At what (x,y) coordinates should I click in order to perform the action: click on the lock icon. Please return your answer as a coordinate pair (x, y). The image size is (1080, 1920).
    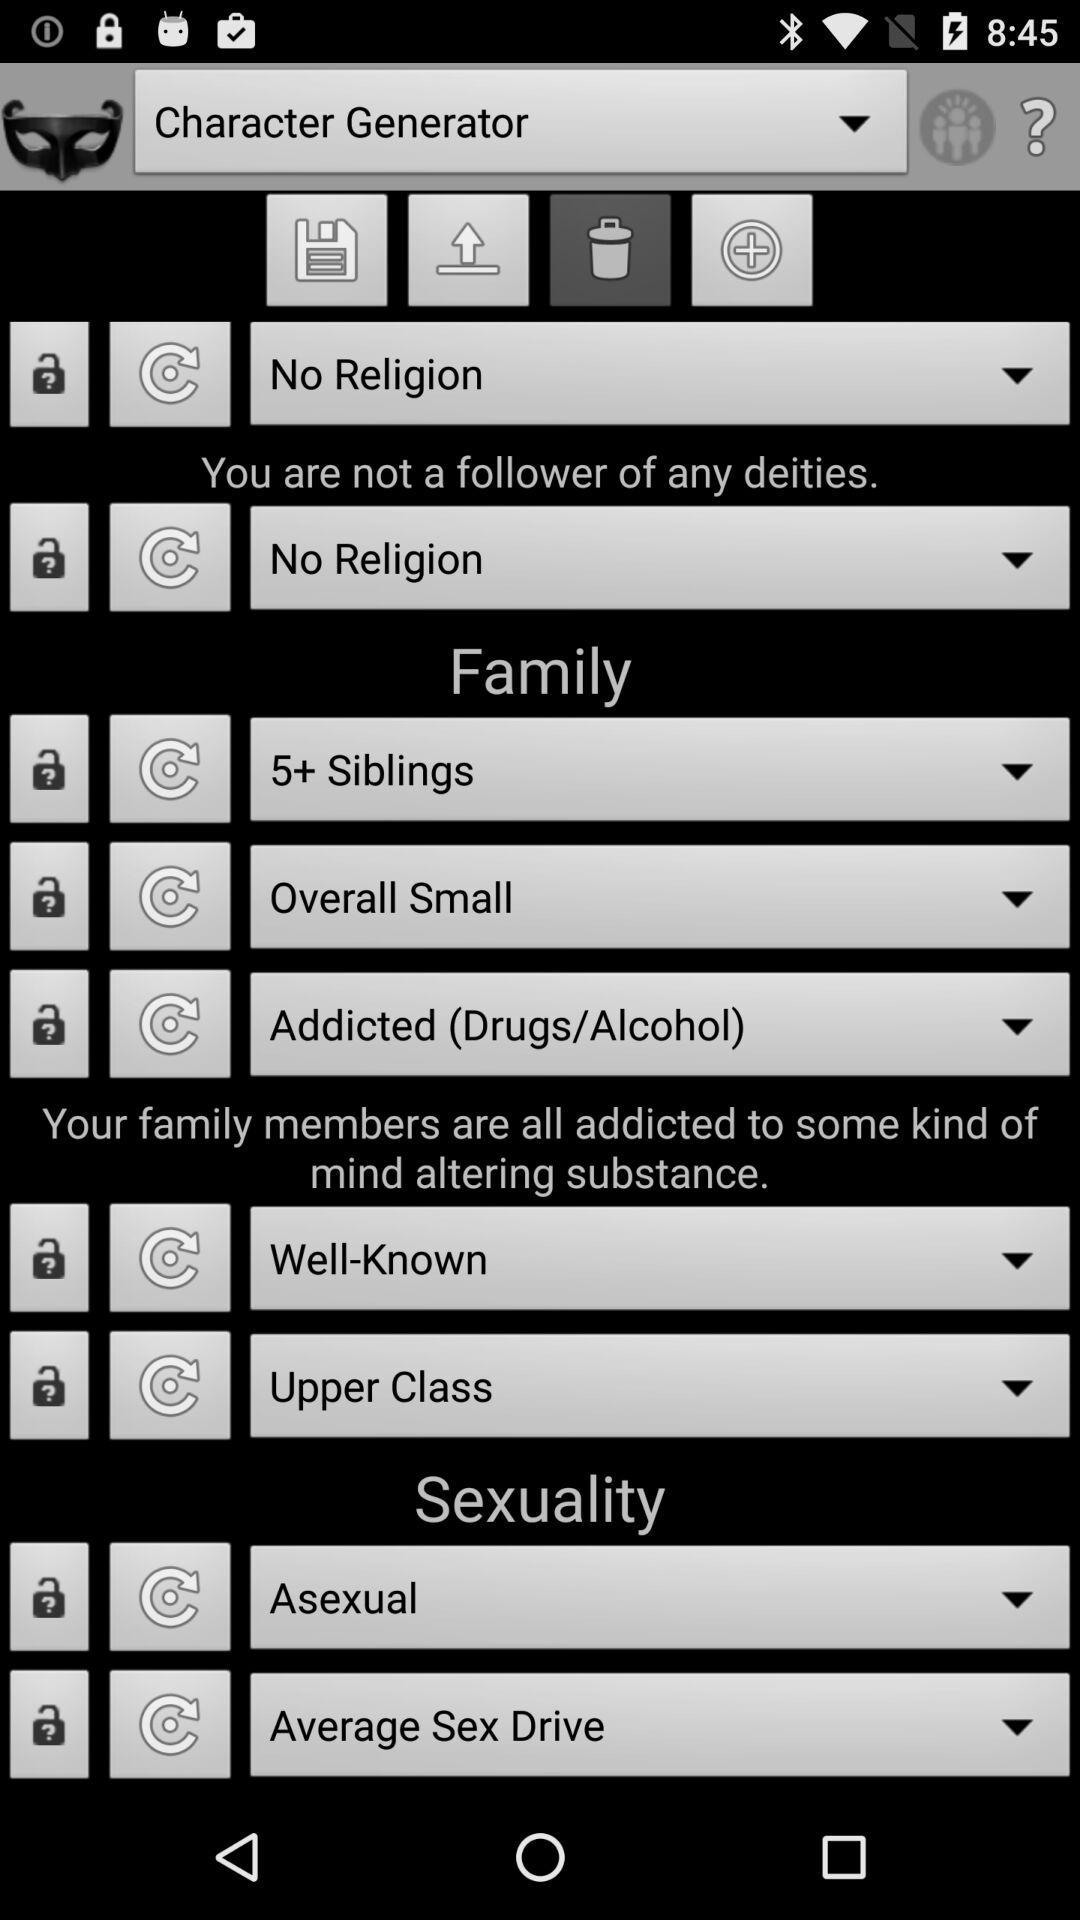
    Looking at the image, I should click on (48, 407).